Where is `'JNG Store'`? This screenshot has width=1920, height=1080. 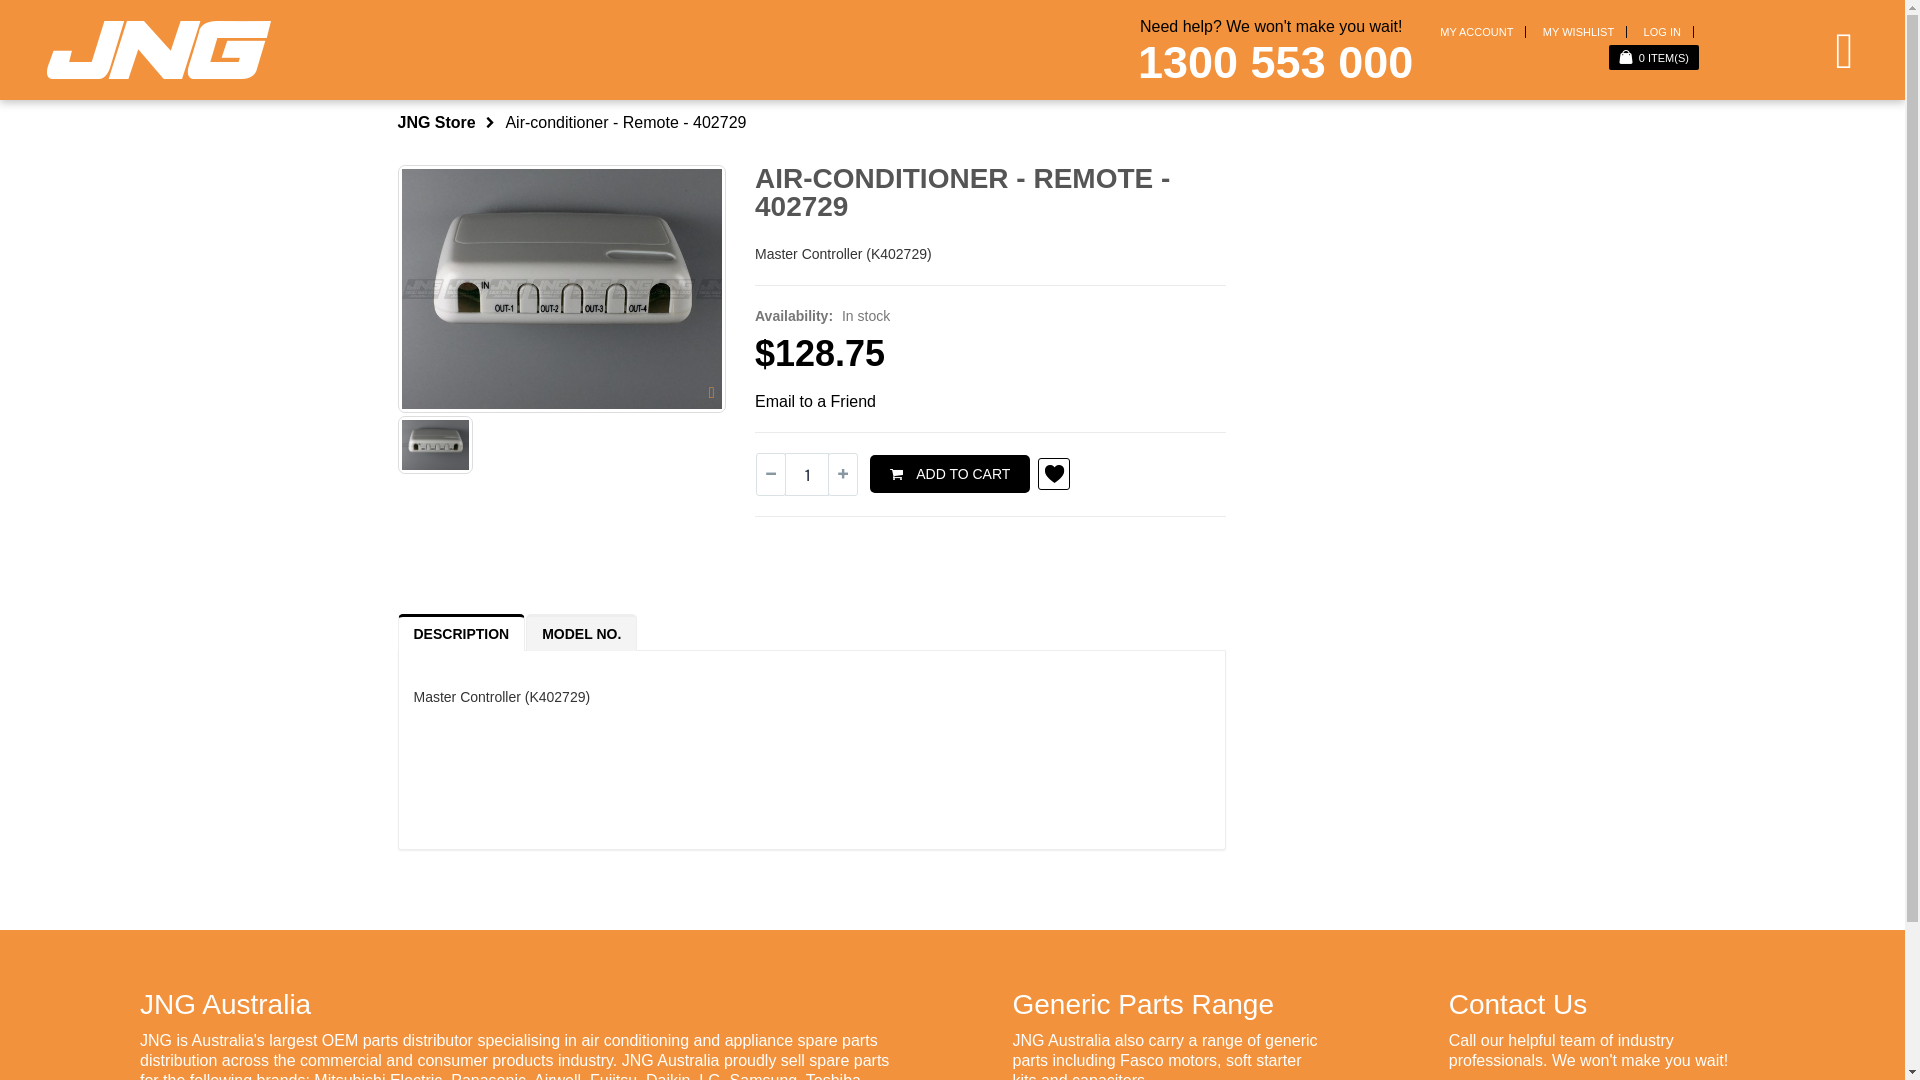 'JNG Store' is located at coordinates (398, 122).